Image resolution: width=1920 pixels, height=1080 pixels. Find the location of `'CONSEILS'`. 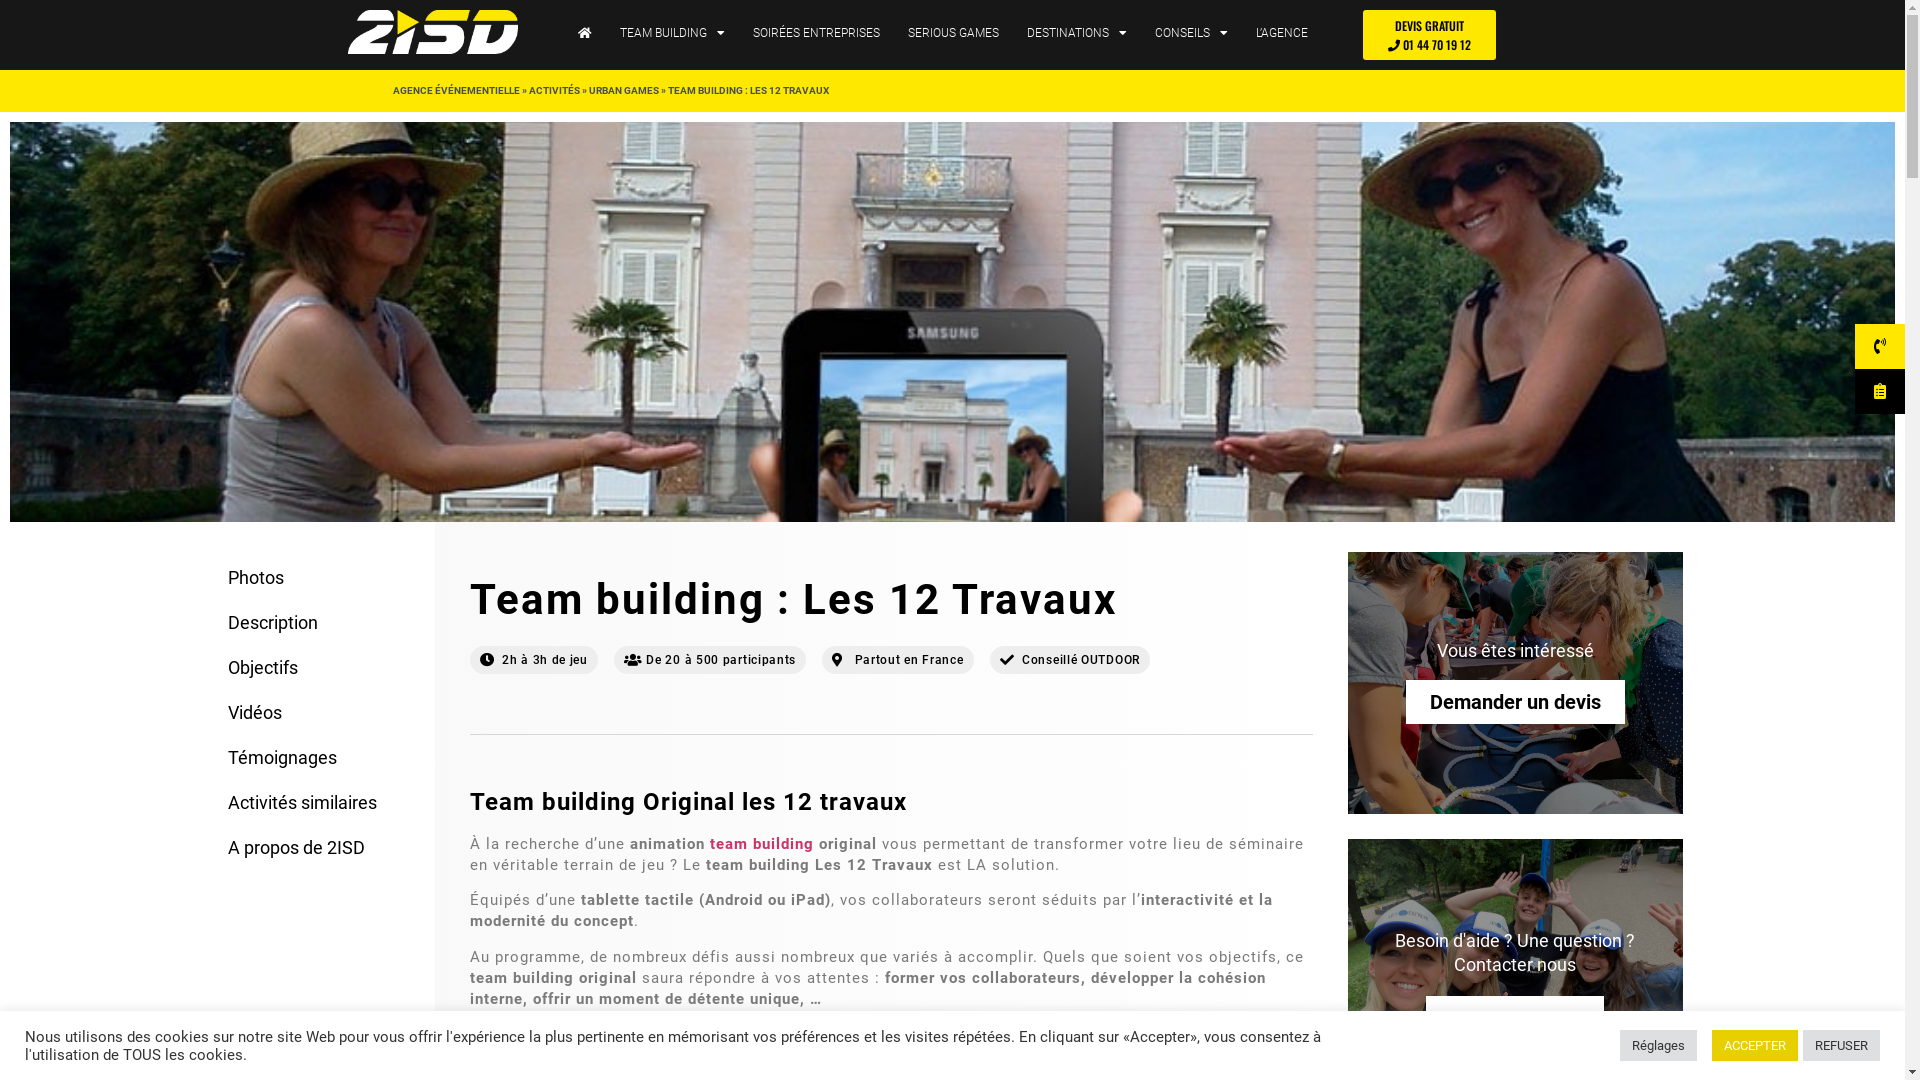

'CONSEILS' is located at coordinates (1191, 33).